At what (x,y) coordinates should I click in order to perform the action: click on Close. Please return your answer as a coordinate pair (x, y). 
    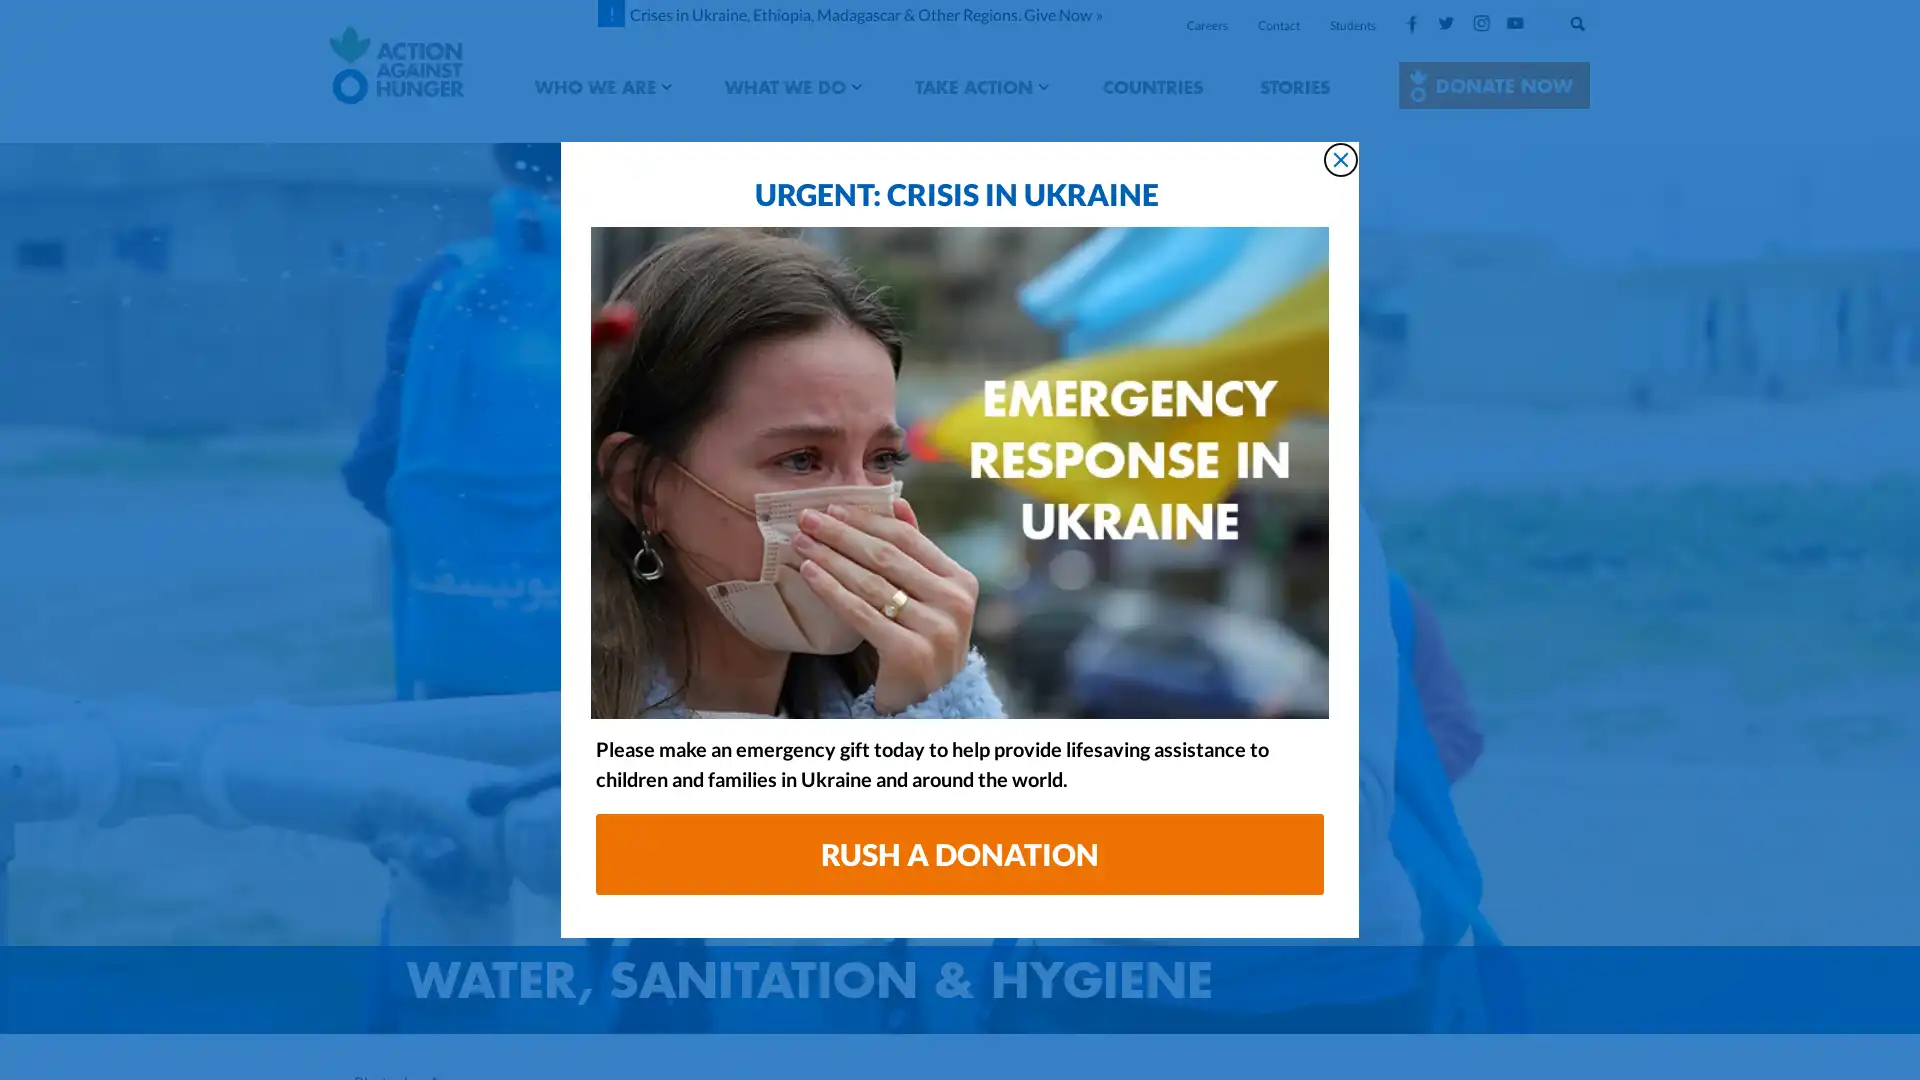
    Looking at the image, I should click on (1340, 158).